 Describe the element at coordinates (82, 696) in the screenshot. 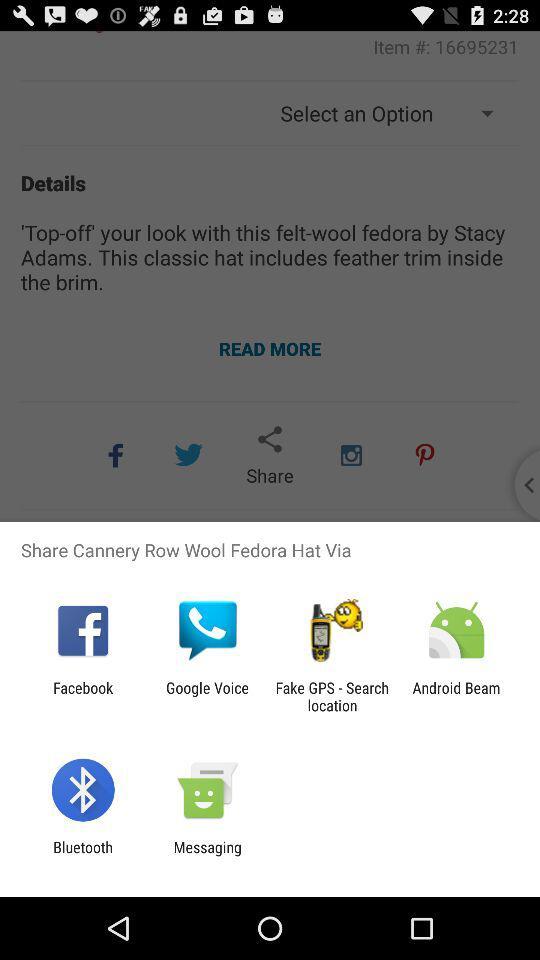

I see `the app next to google voice` at that location.